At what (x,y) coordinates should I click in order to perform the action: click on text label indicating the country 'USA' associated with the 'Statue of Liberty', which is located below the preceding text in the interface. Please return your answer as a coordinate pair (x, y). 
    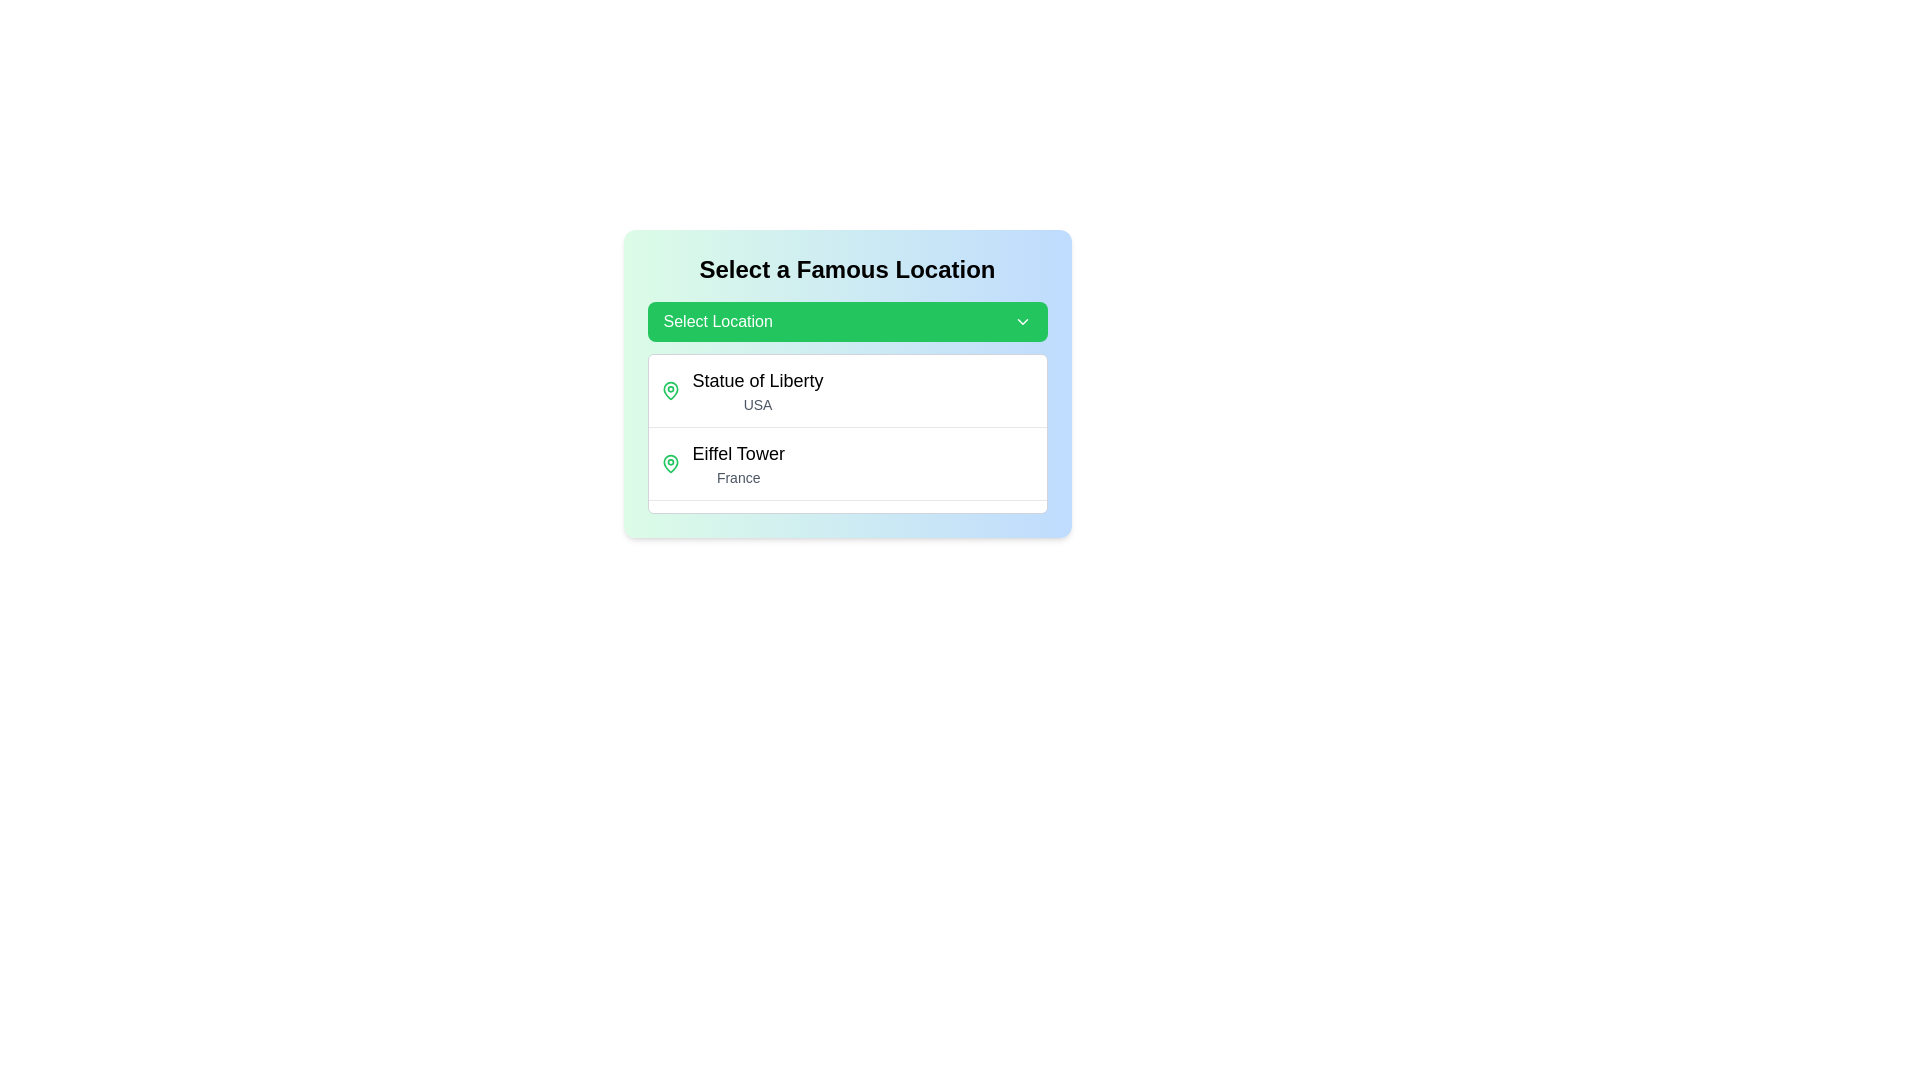
    Looking at the image, I should click on (757, 405).